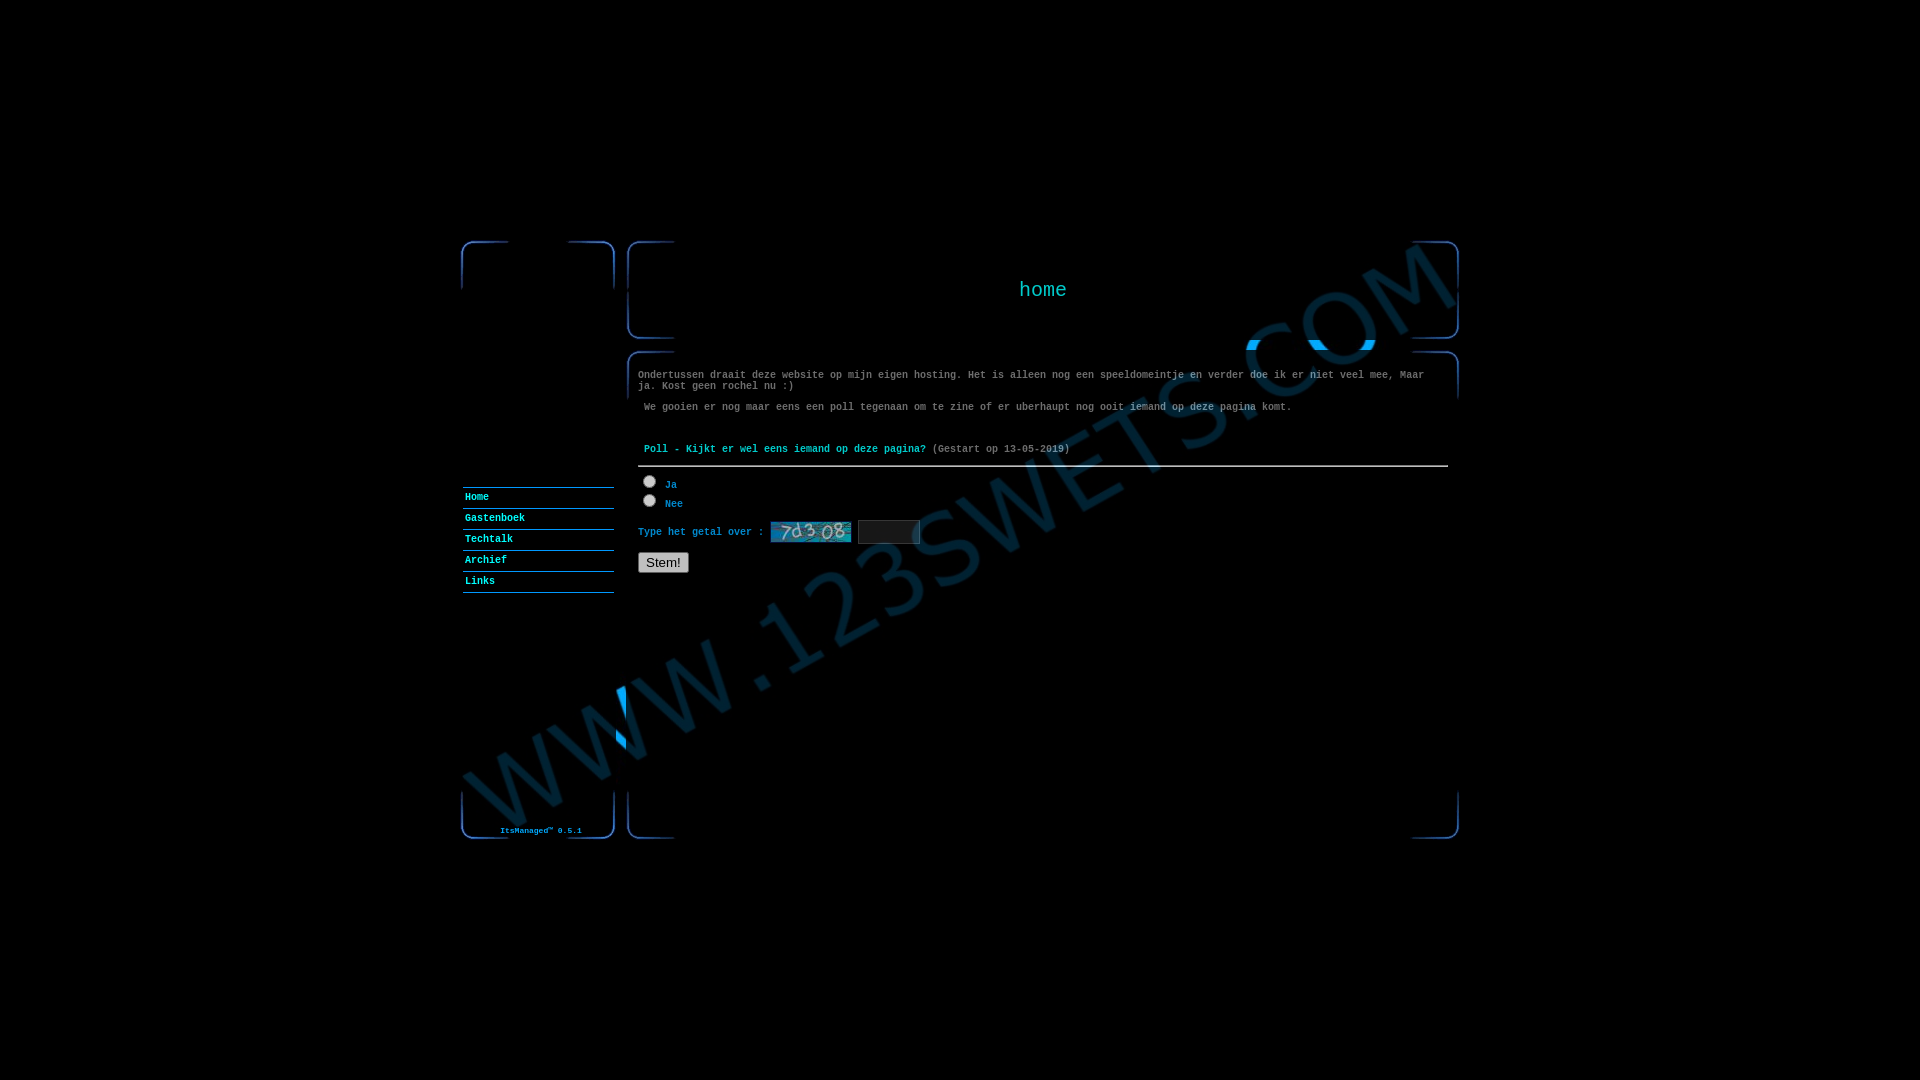 The height and width of the screenshot is (1080, 1920). I want to click on 'Stem!', so click(663, 562).